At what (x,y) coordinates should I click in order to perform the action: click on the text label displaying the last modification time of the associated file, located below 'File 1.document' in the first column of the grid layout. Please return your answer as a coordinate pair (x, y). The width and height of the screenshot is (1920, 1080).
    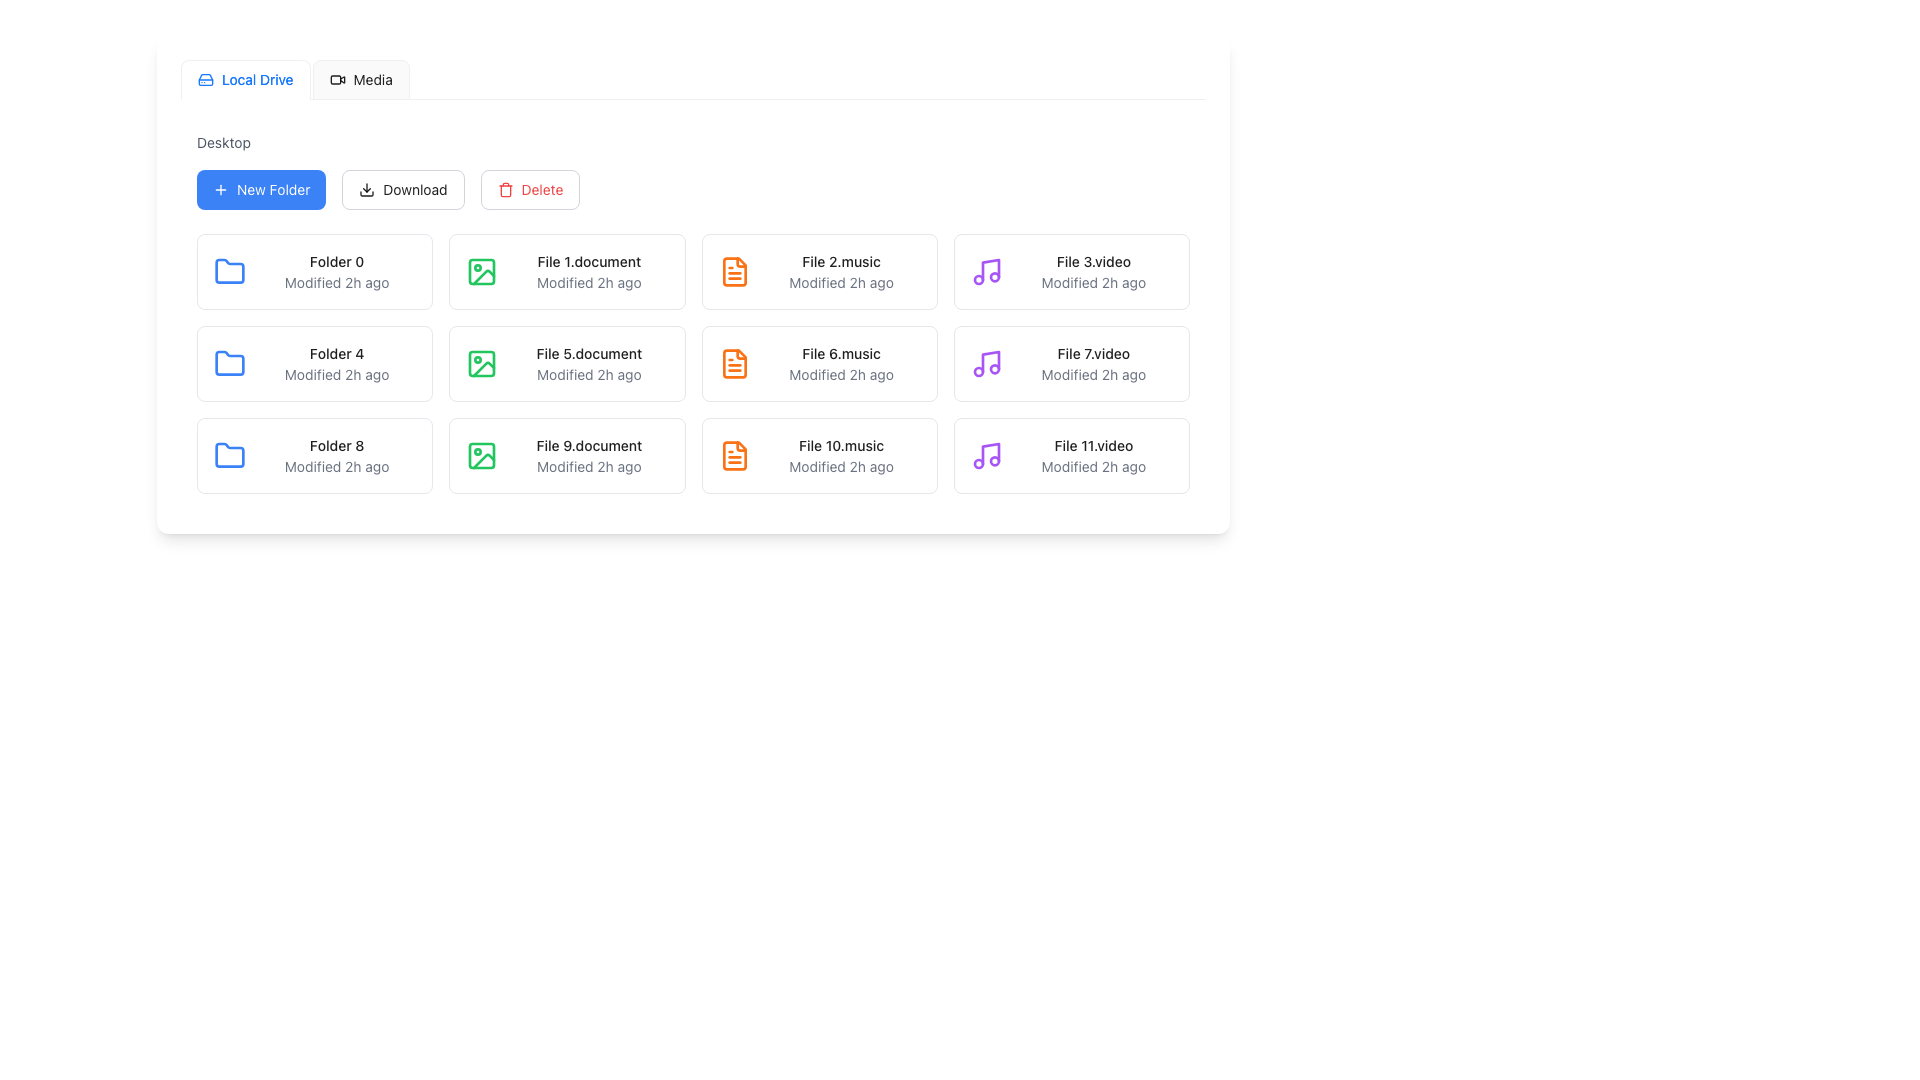
    Looking at the image, I should click on (588, 282).